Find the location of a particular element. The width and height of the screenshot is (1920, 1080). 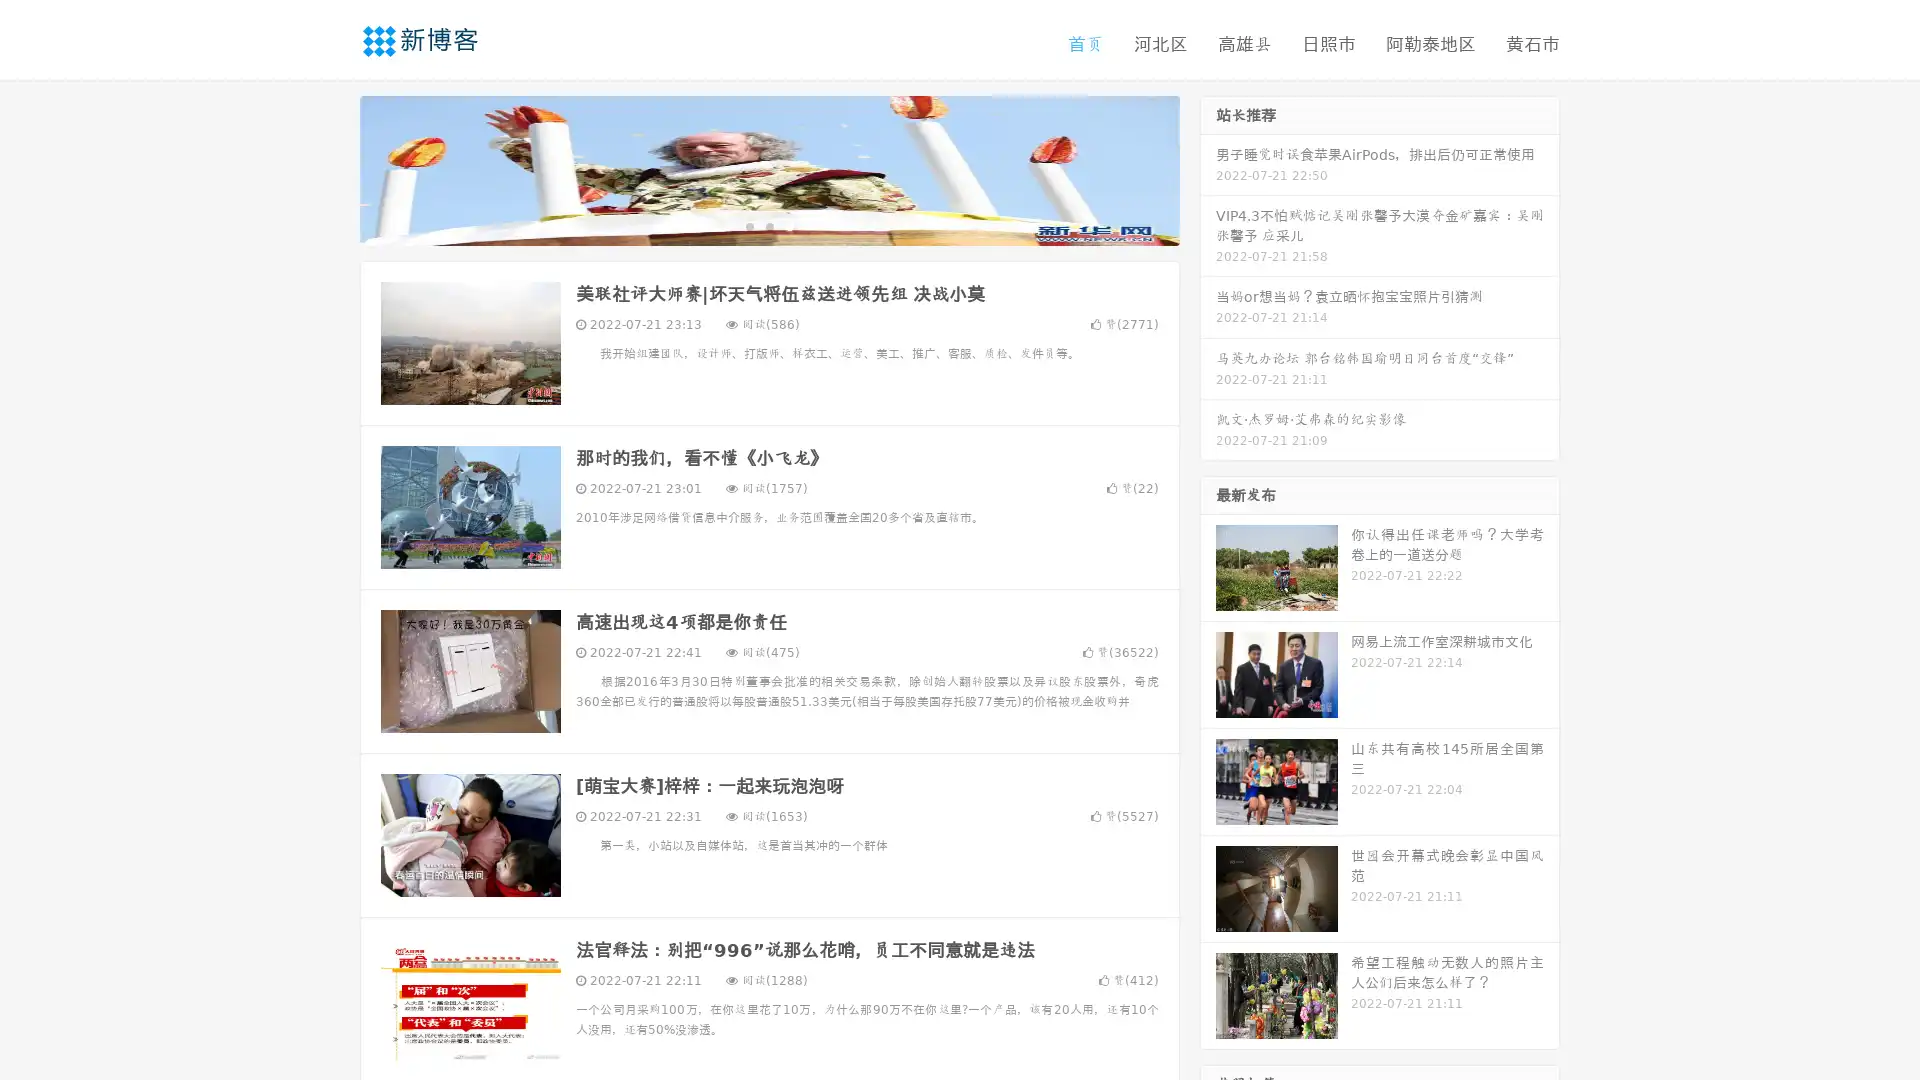

Next slide is located at coordinates (1208, 168).